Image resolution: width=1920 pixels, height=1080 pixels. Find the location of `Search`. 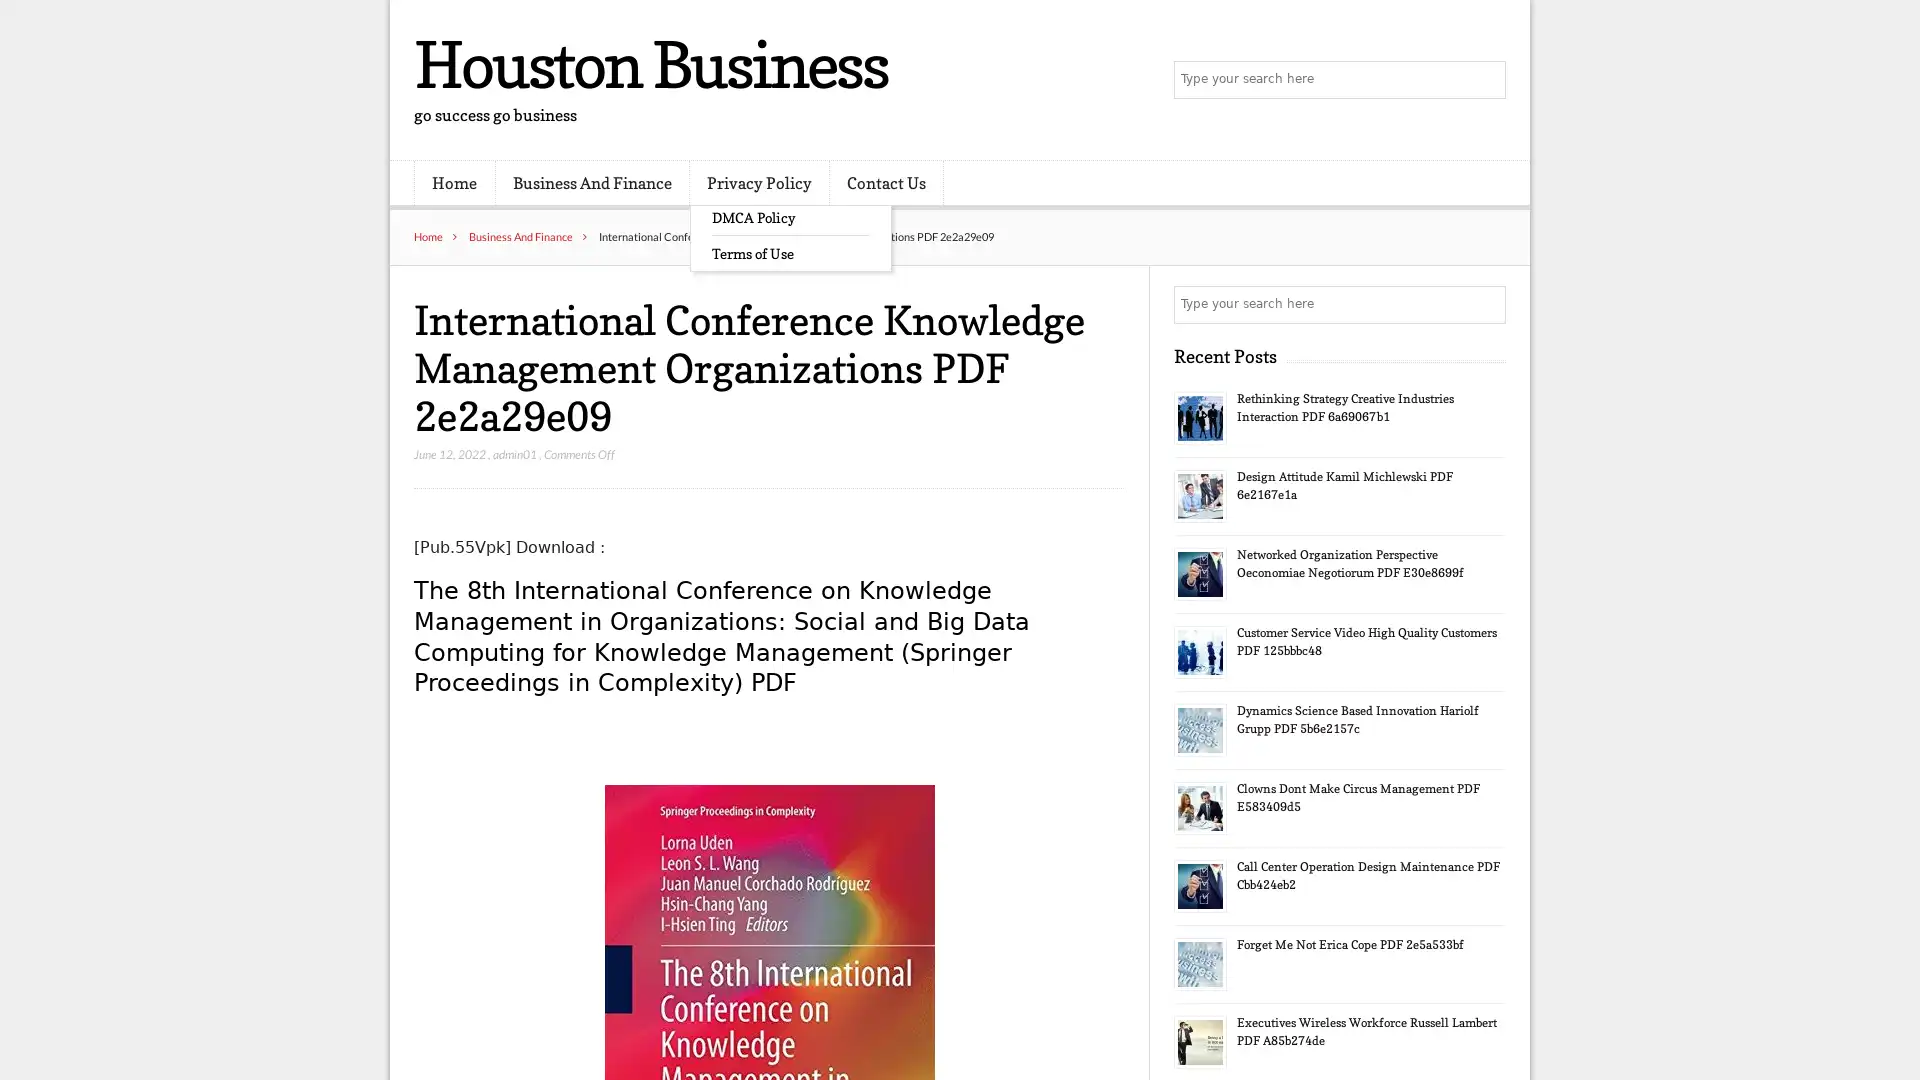

Search is located at coordinates (1485, 80).